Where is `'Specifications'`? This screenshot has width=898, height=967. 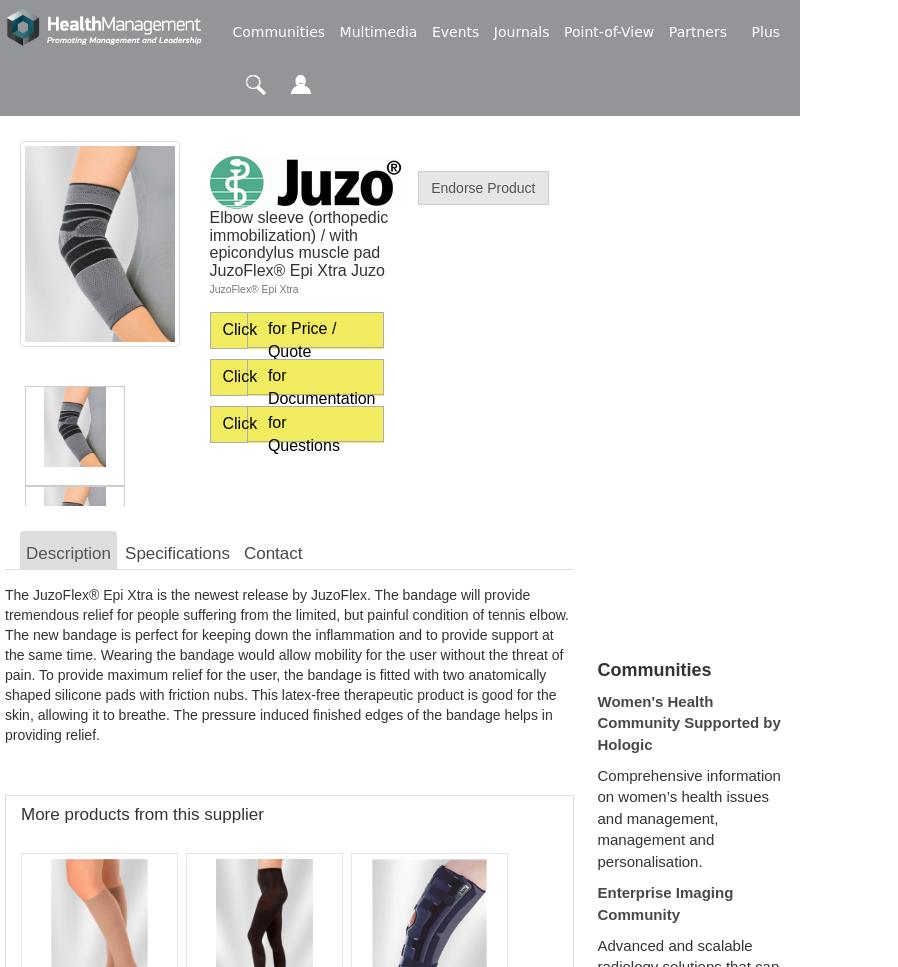
'Specifications' is located at coordinates (175, 553).